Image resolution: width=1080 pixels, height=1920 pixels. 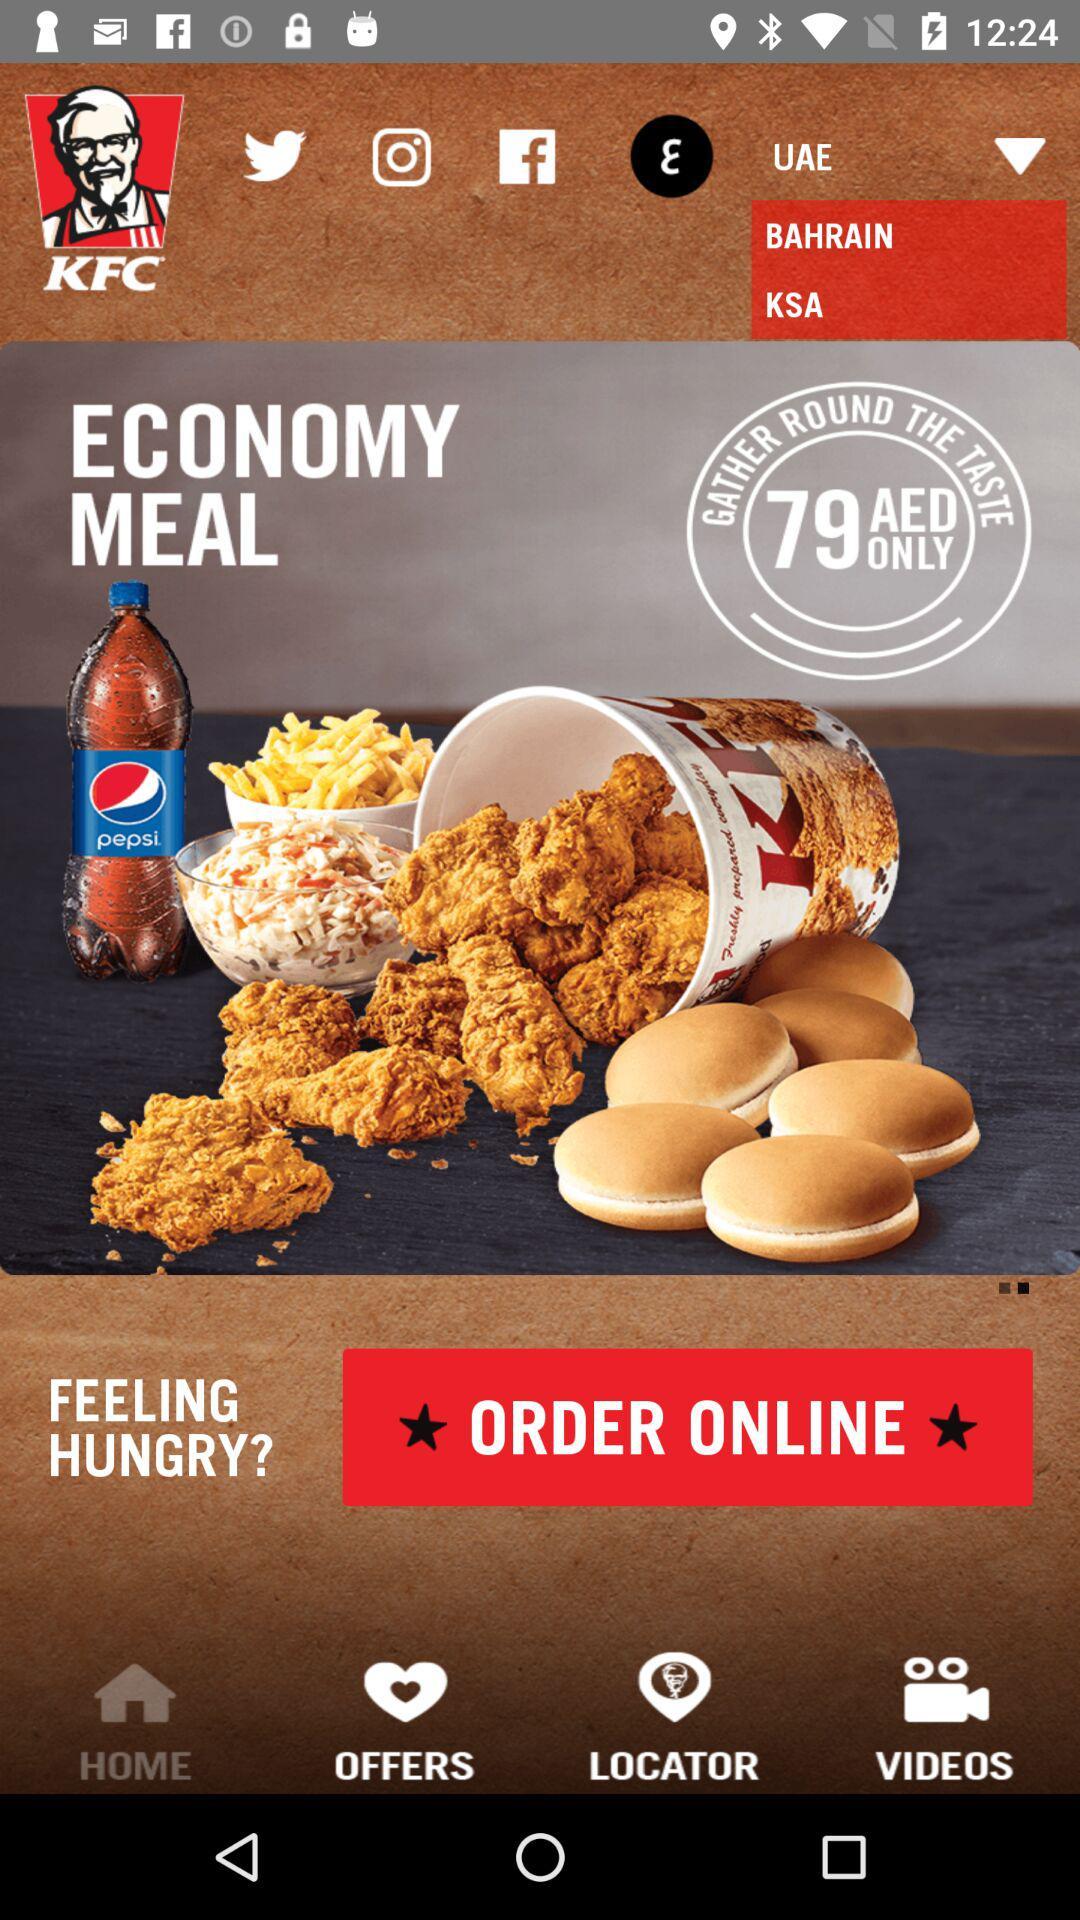 What do you see at coordinates (909, 235) in the screenshot?
I see `the bahrain` at bounding box center [909, 235].